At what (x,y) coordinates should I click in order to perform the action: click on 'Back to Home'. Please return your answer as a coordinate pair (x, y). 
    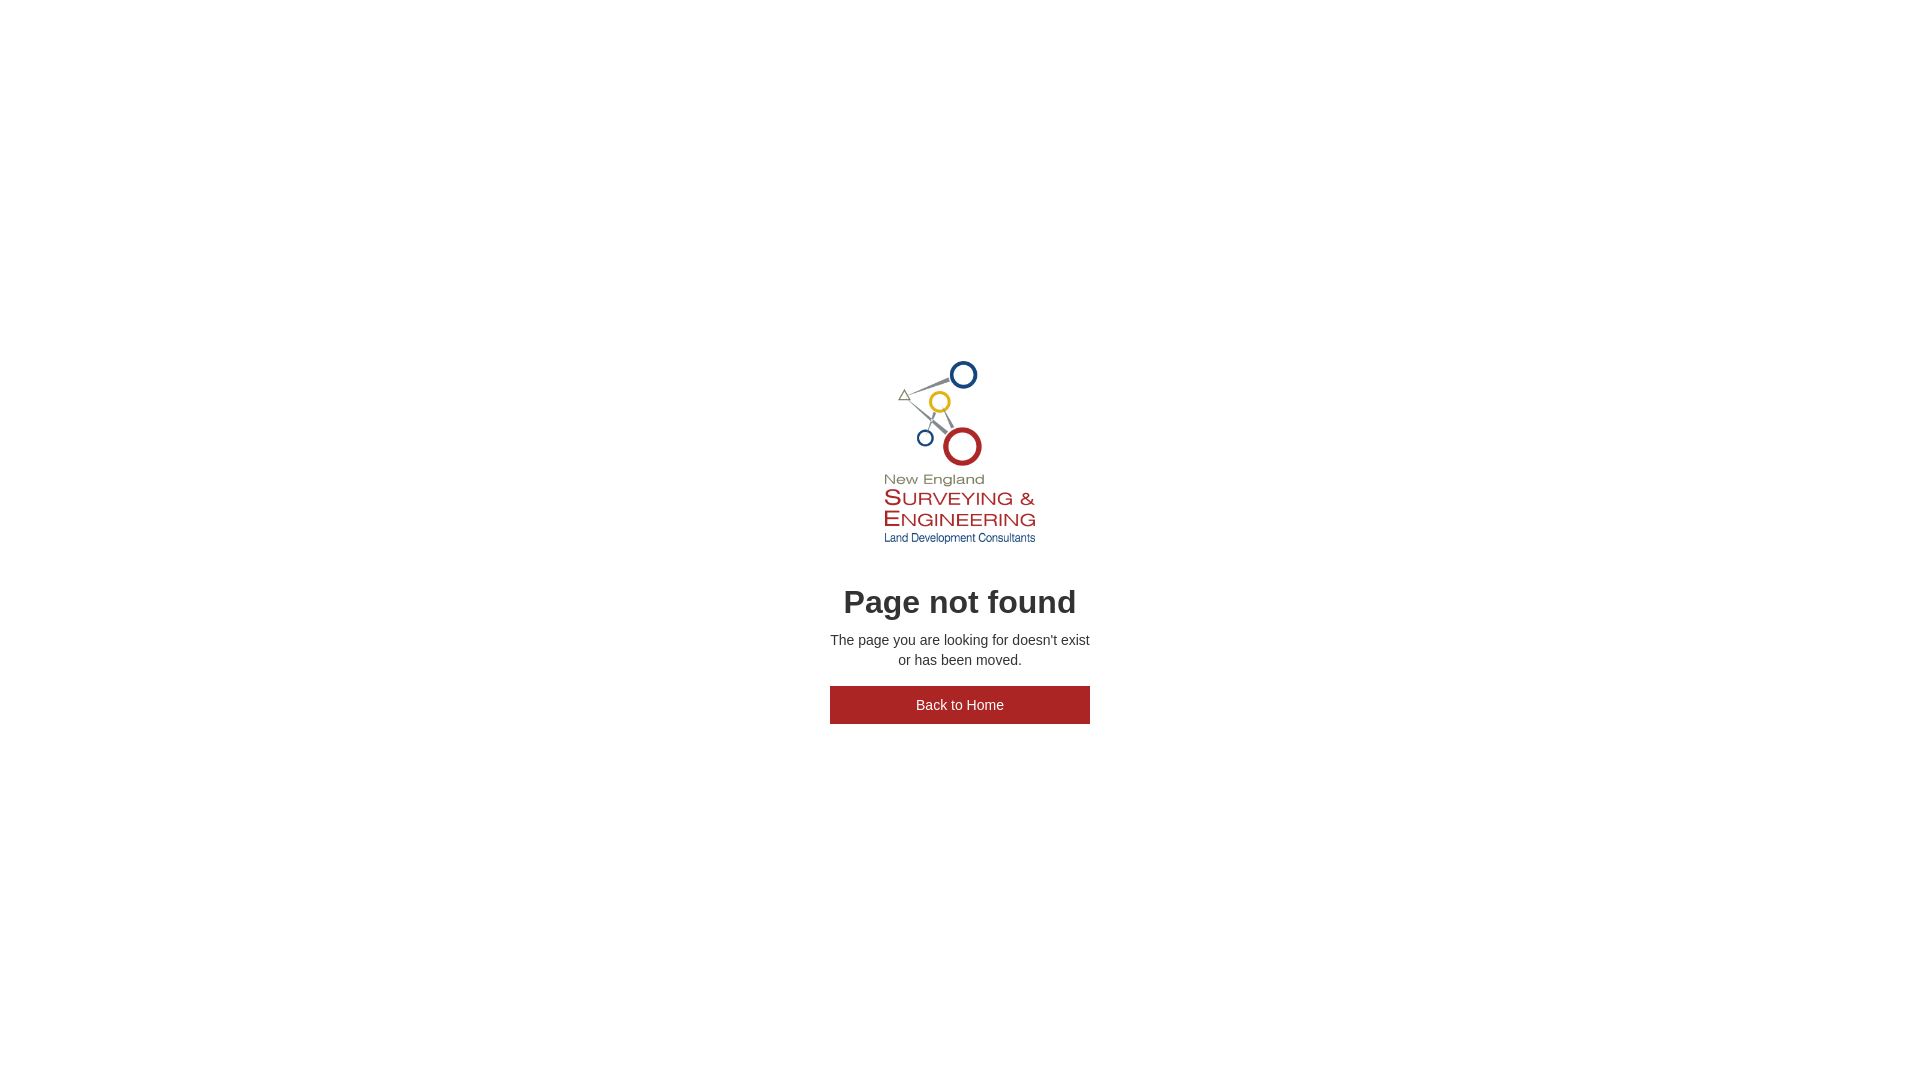
    Looking at the image, I should click on (960, 704).